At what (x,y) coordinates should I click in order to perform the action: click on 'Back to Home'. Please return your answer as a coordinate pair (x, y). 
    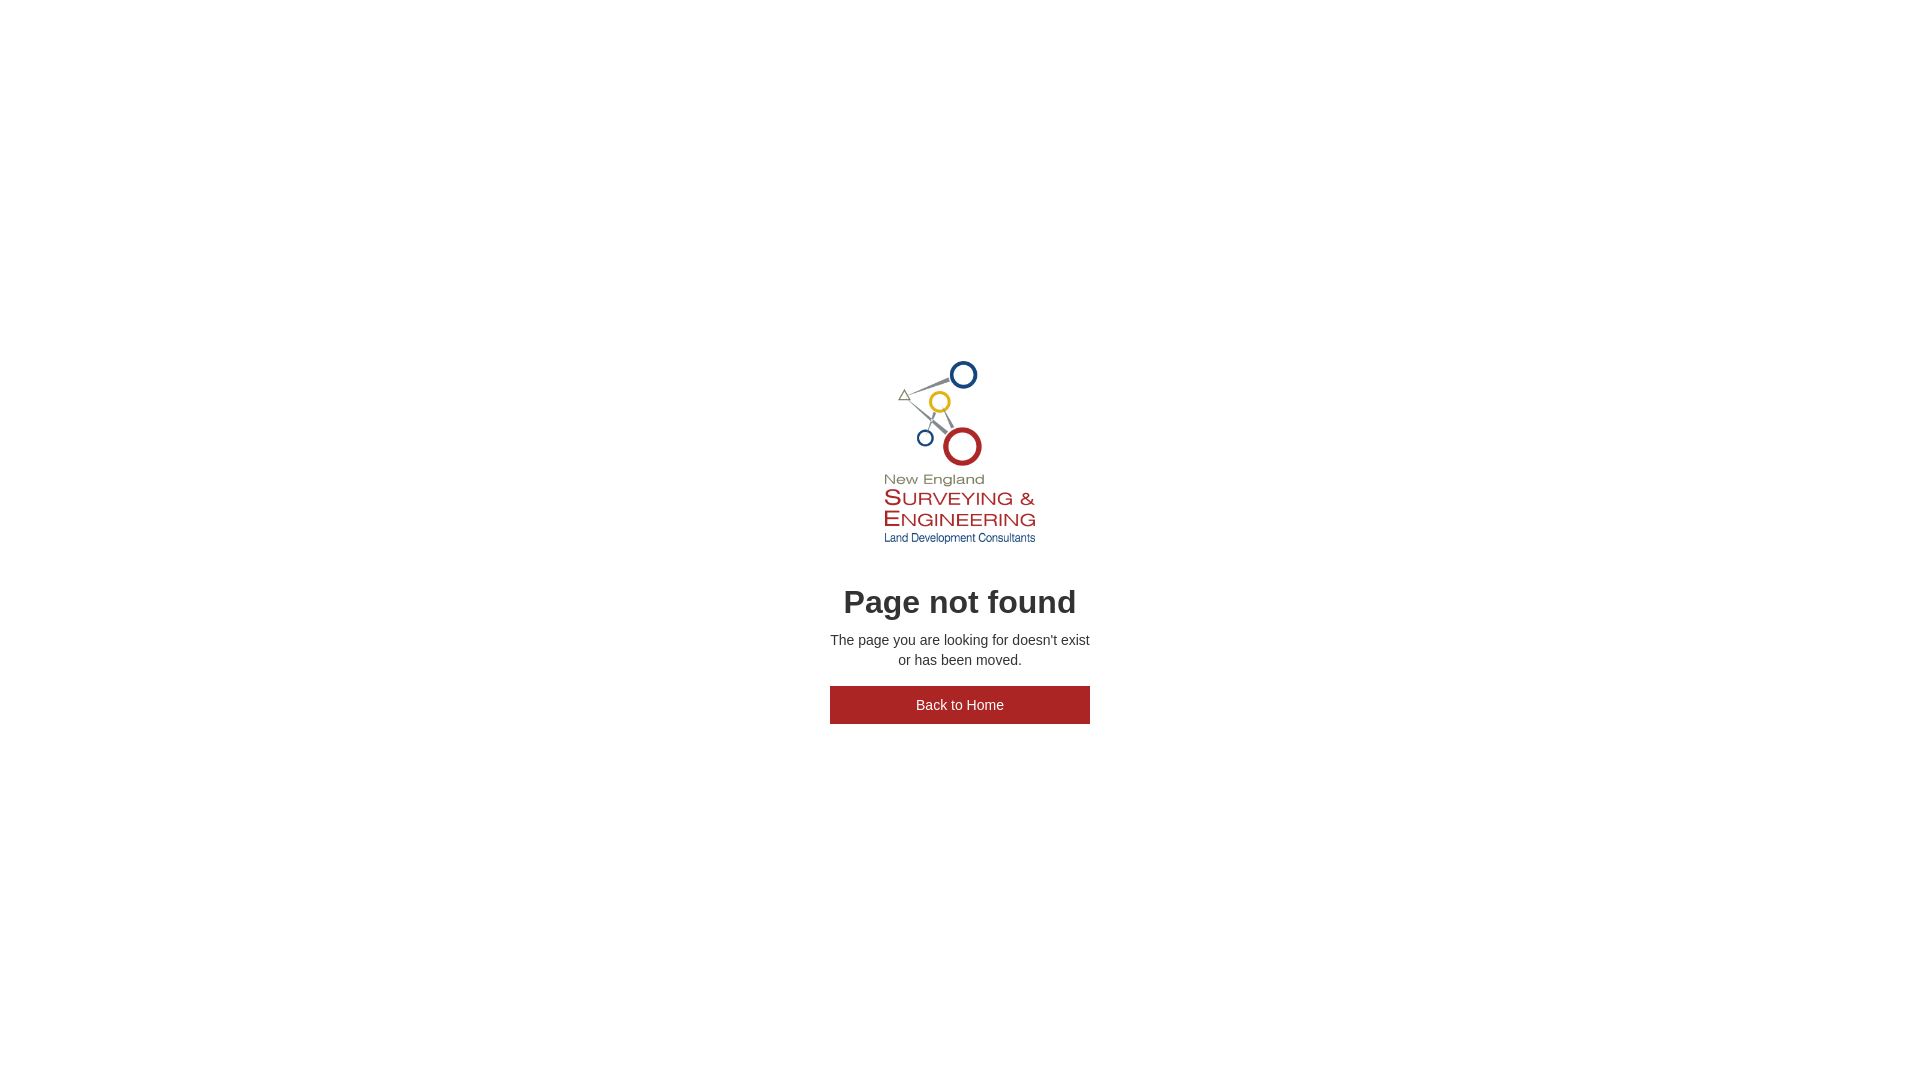
    Looking at the image, I should click on (960, 704).